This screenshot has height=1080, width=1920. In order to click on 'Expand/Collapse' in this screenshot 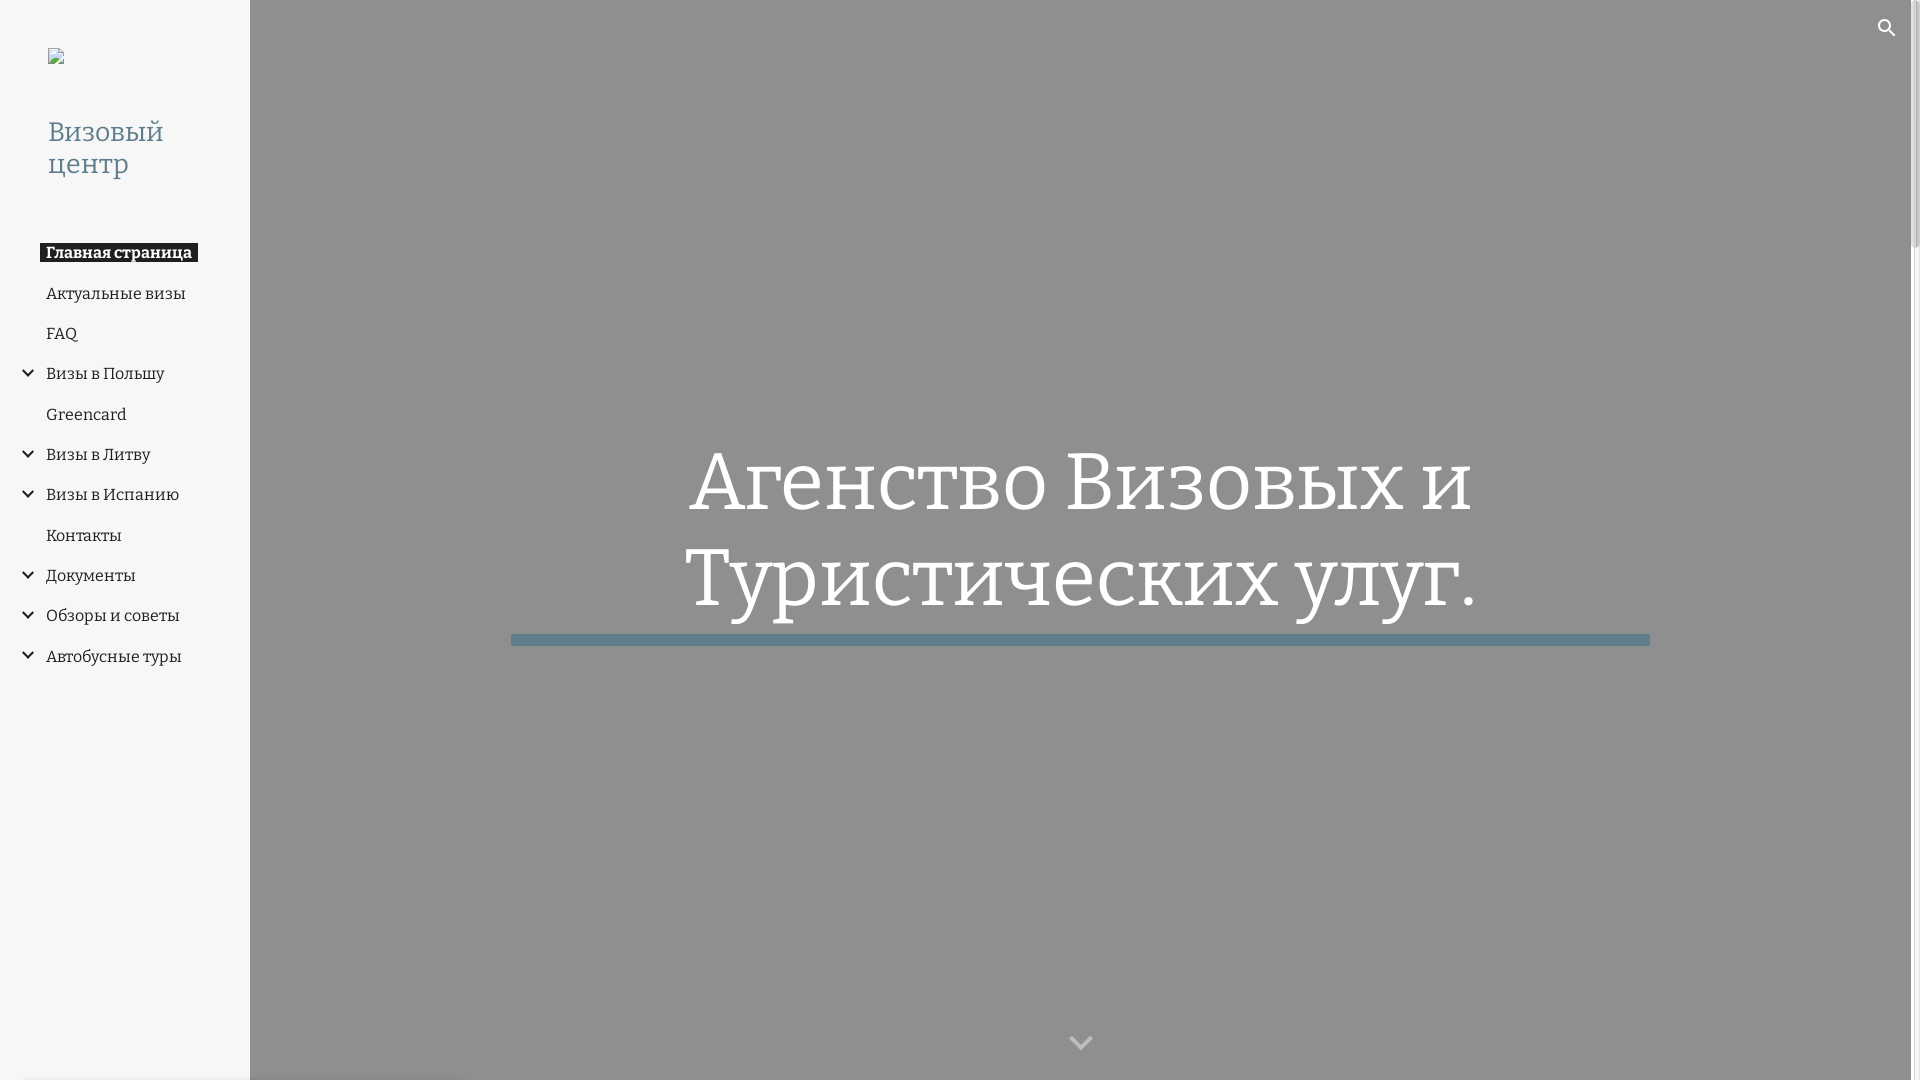, I will do `click(4, 613)`.